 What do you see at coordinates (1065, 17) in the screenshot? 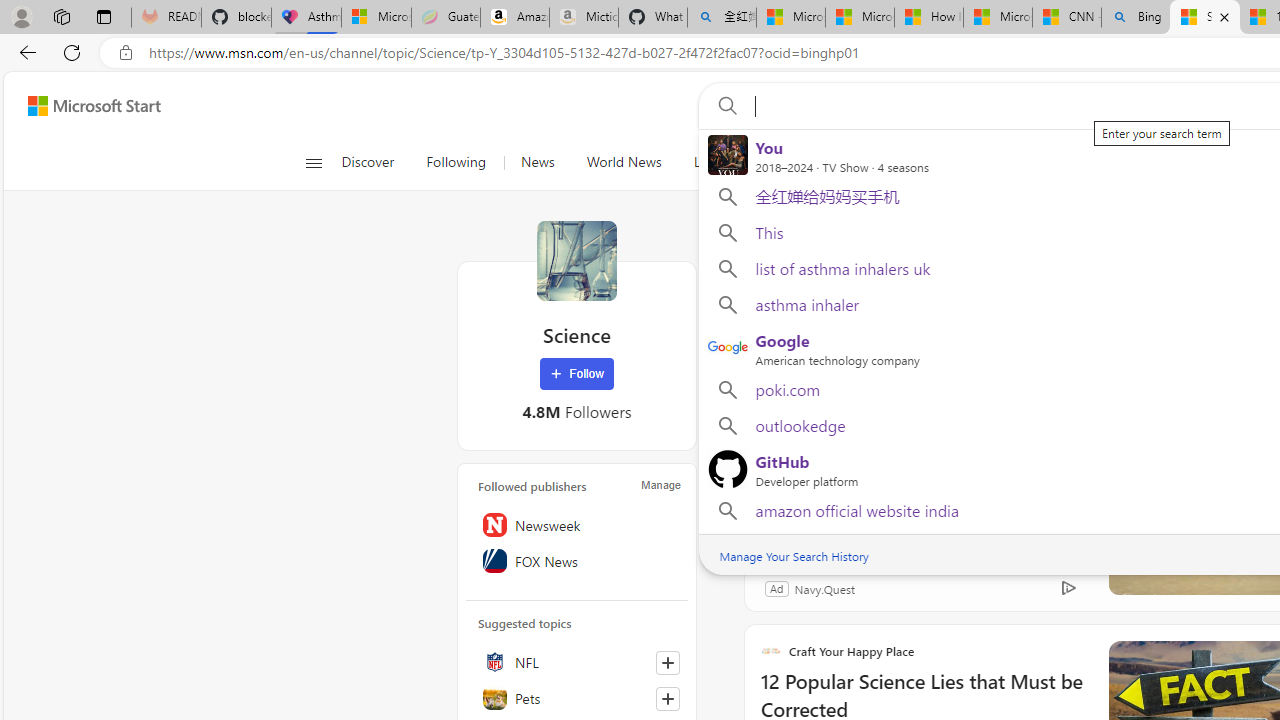
I see `'CNN - MSN'` at bounding box center [1065, 17].